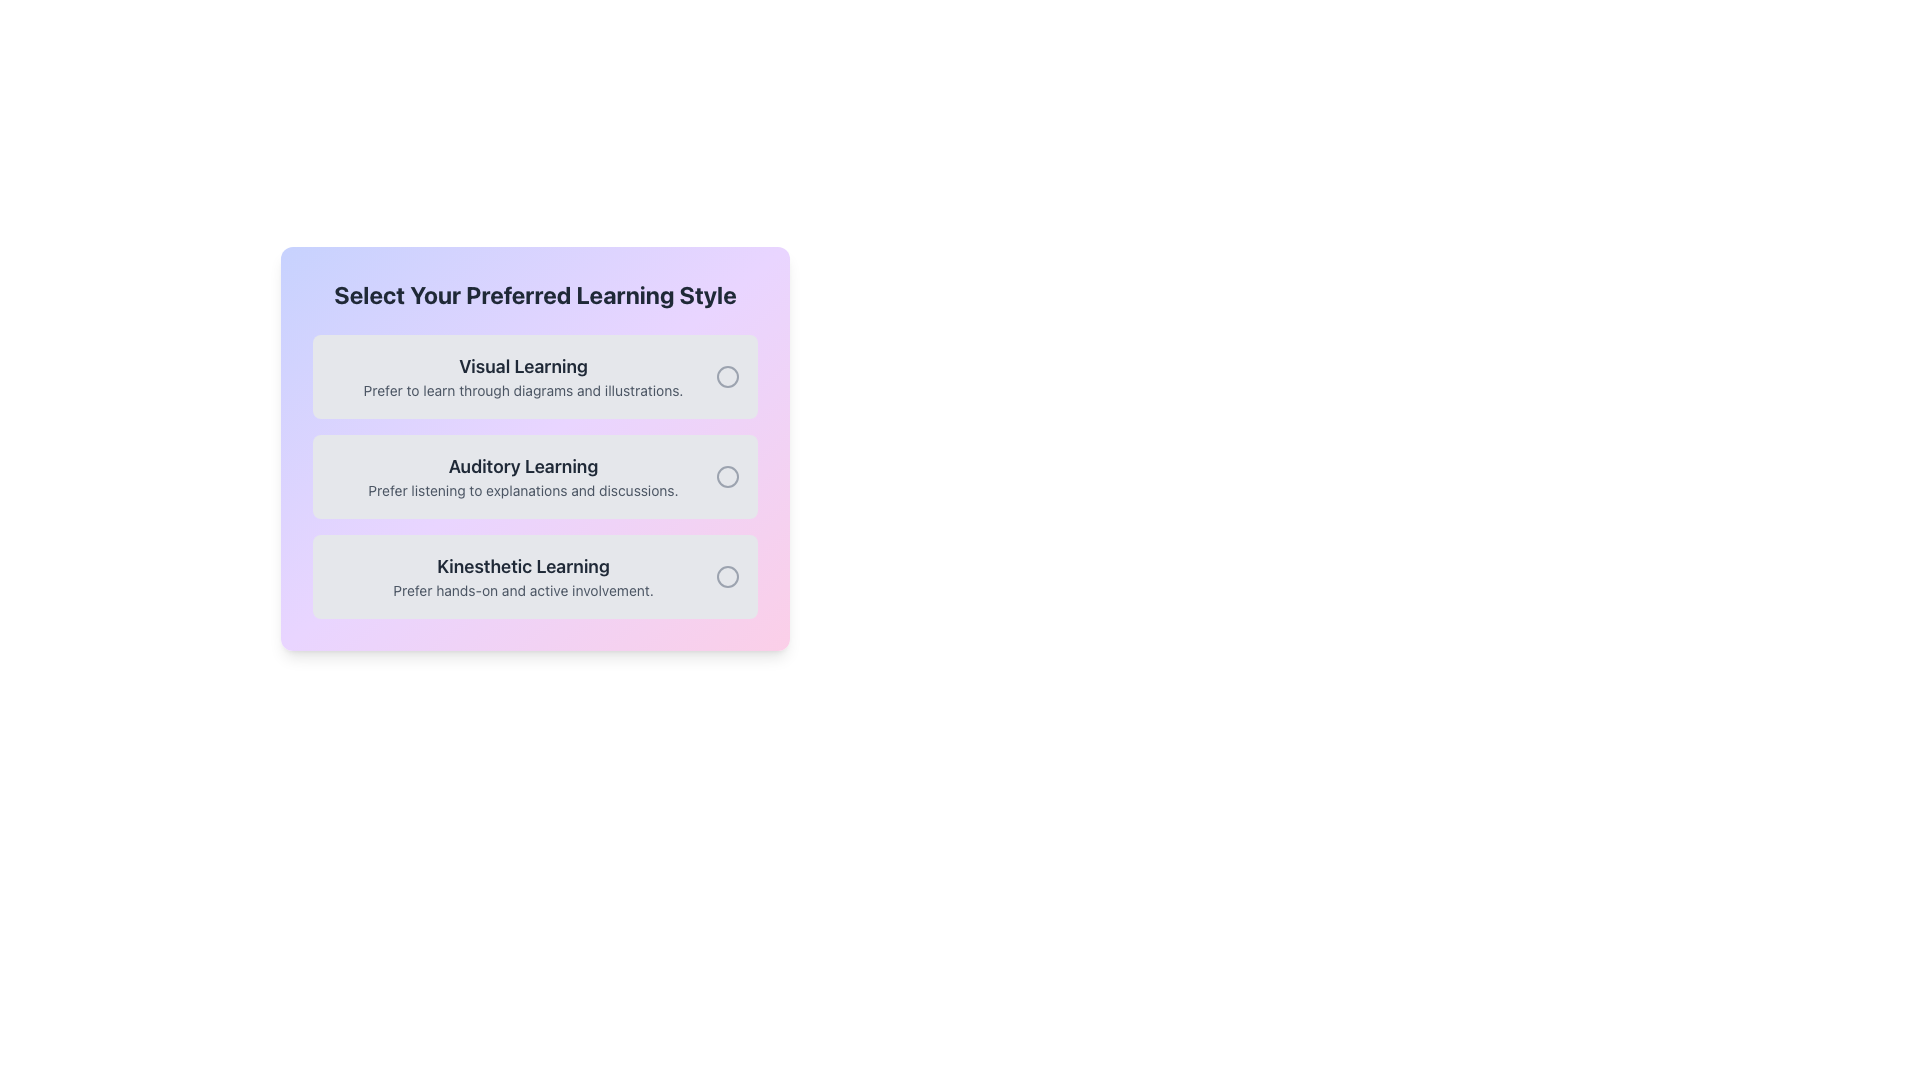  Describe the element at coordinates (727, 577) in the screenshot. I see `the SVG Circle that serves as an interactive visual indicator for the 'Kinesthetic Learning' option` at that location.